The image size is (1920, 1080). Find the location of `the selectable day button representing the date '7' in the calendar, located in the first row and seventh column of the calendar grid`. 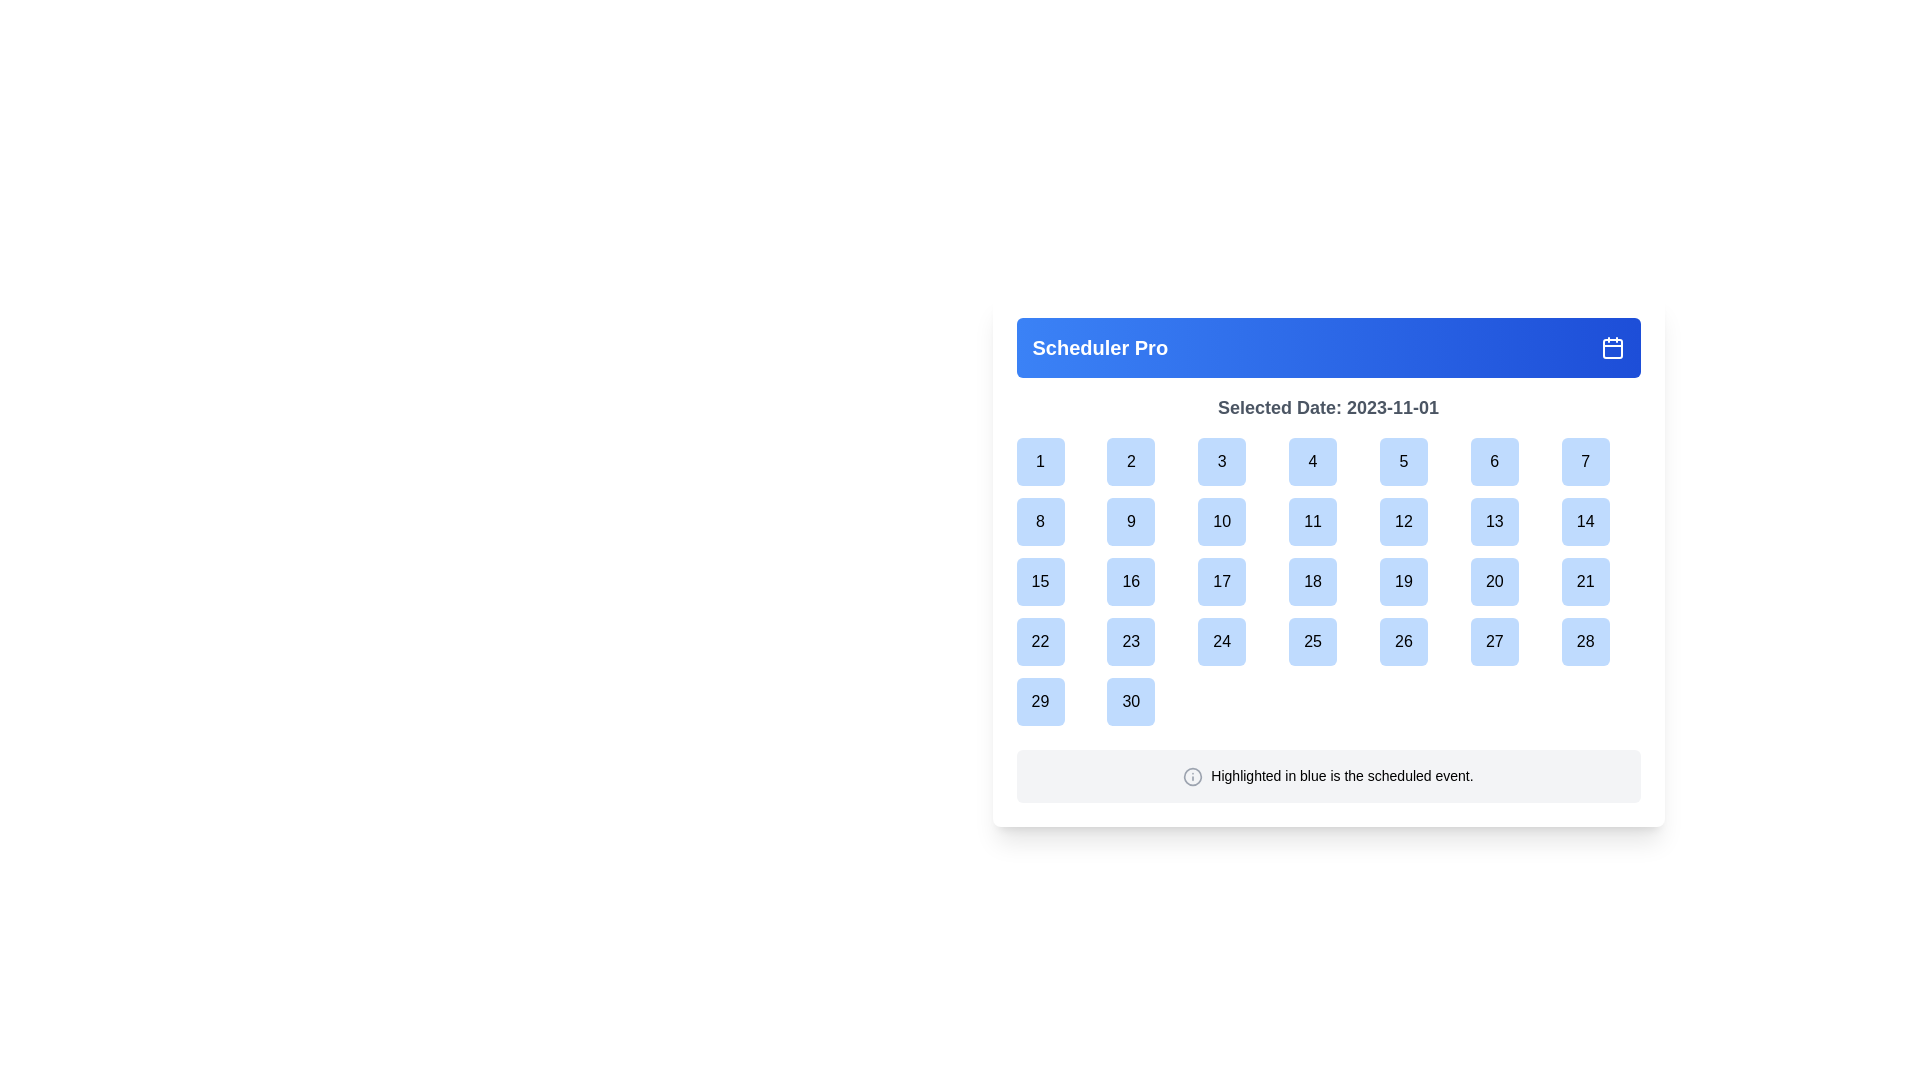

the selectable day button representing the date '7' in the calendar, located in the first row and seventh column of the calendar grid is located at coordinates (1601, 462).